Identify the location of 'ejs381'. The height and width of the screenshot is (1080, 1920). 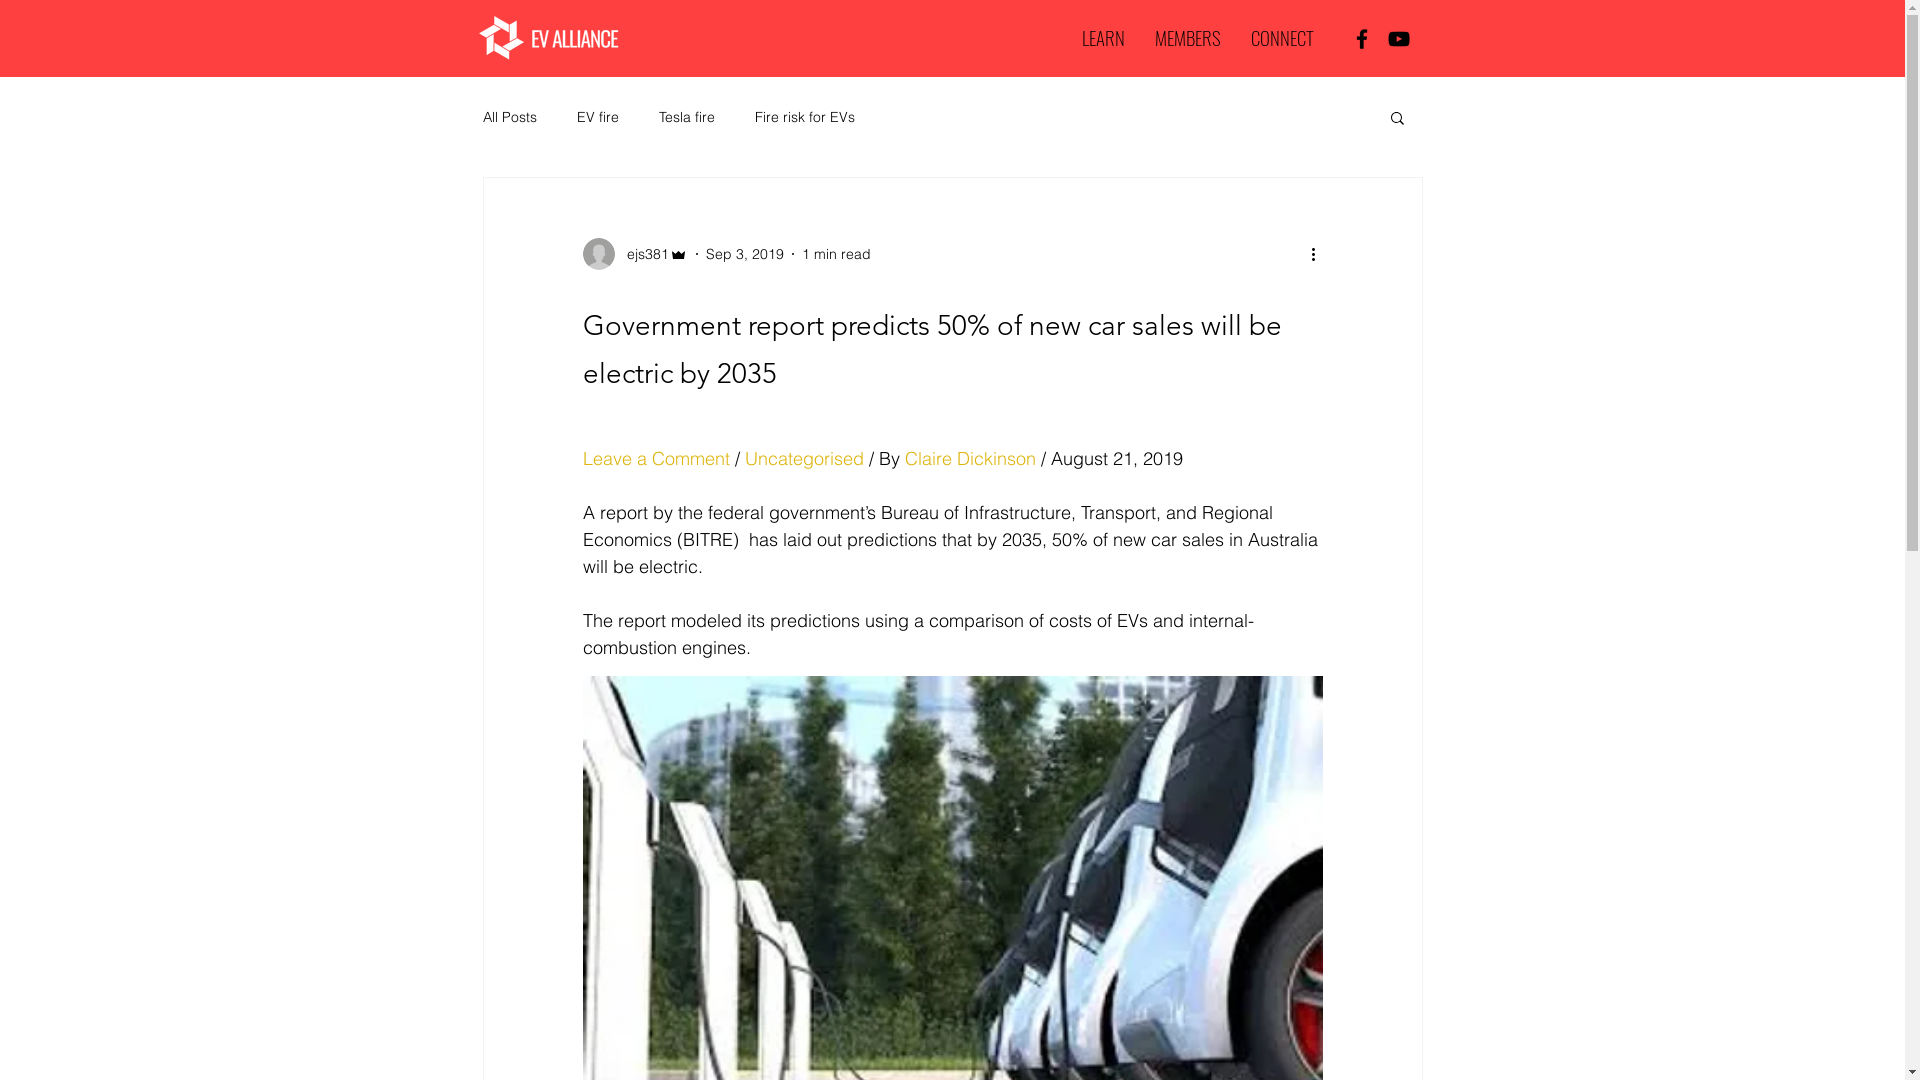
(633, 253).